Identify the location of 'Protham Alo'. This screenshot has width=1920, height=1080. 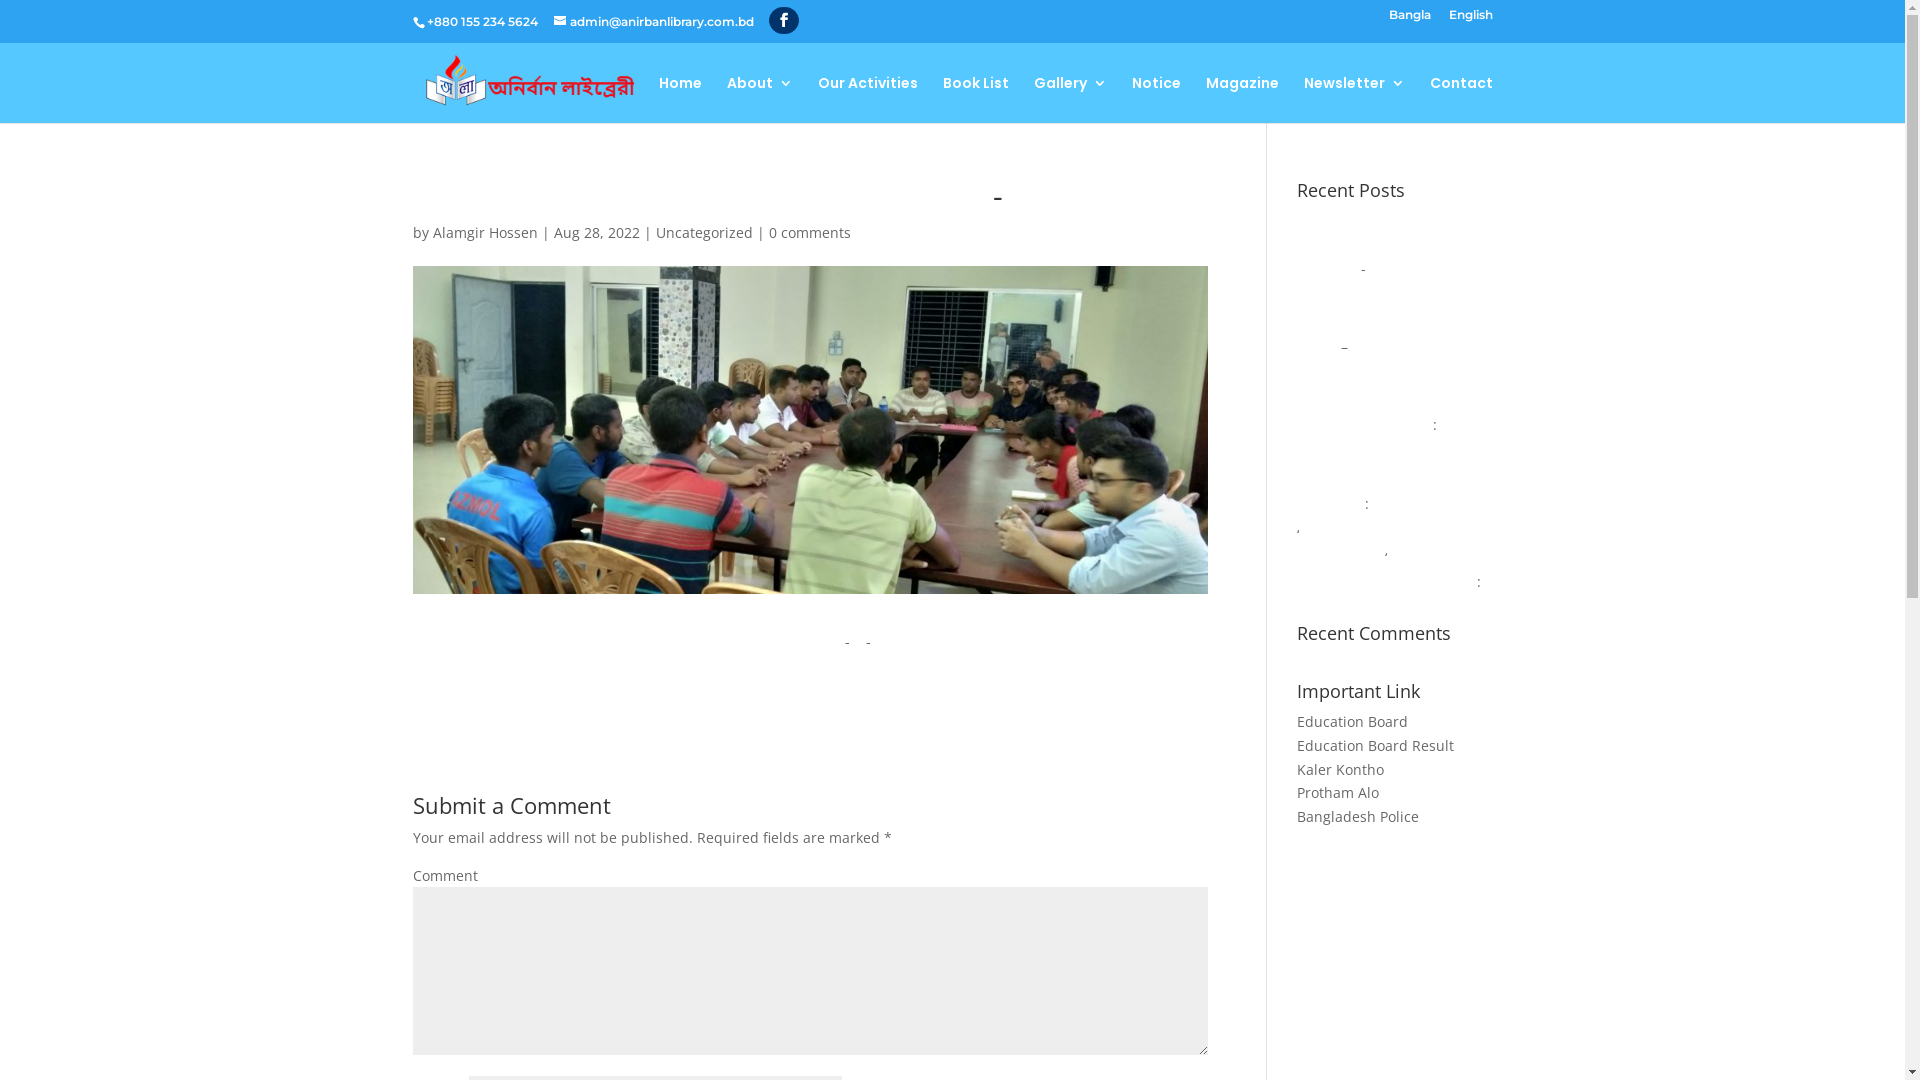
(1338, 791).